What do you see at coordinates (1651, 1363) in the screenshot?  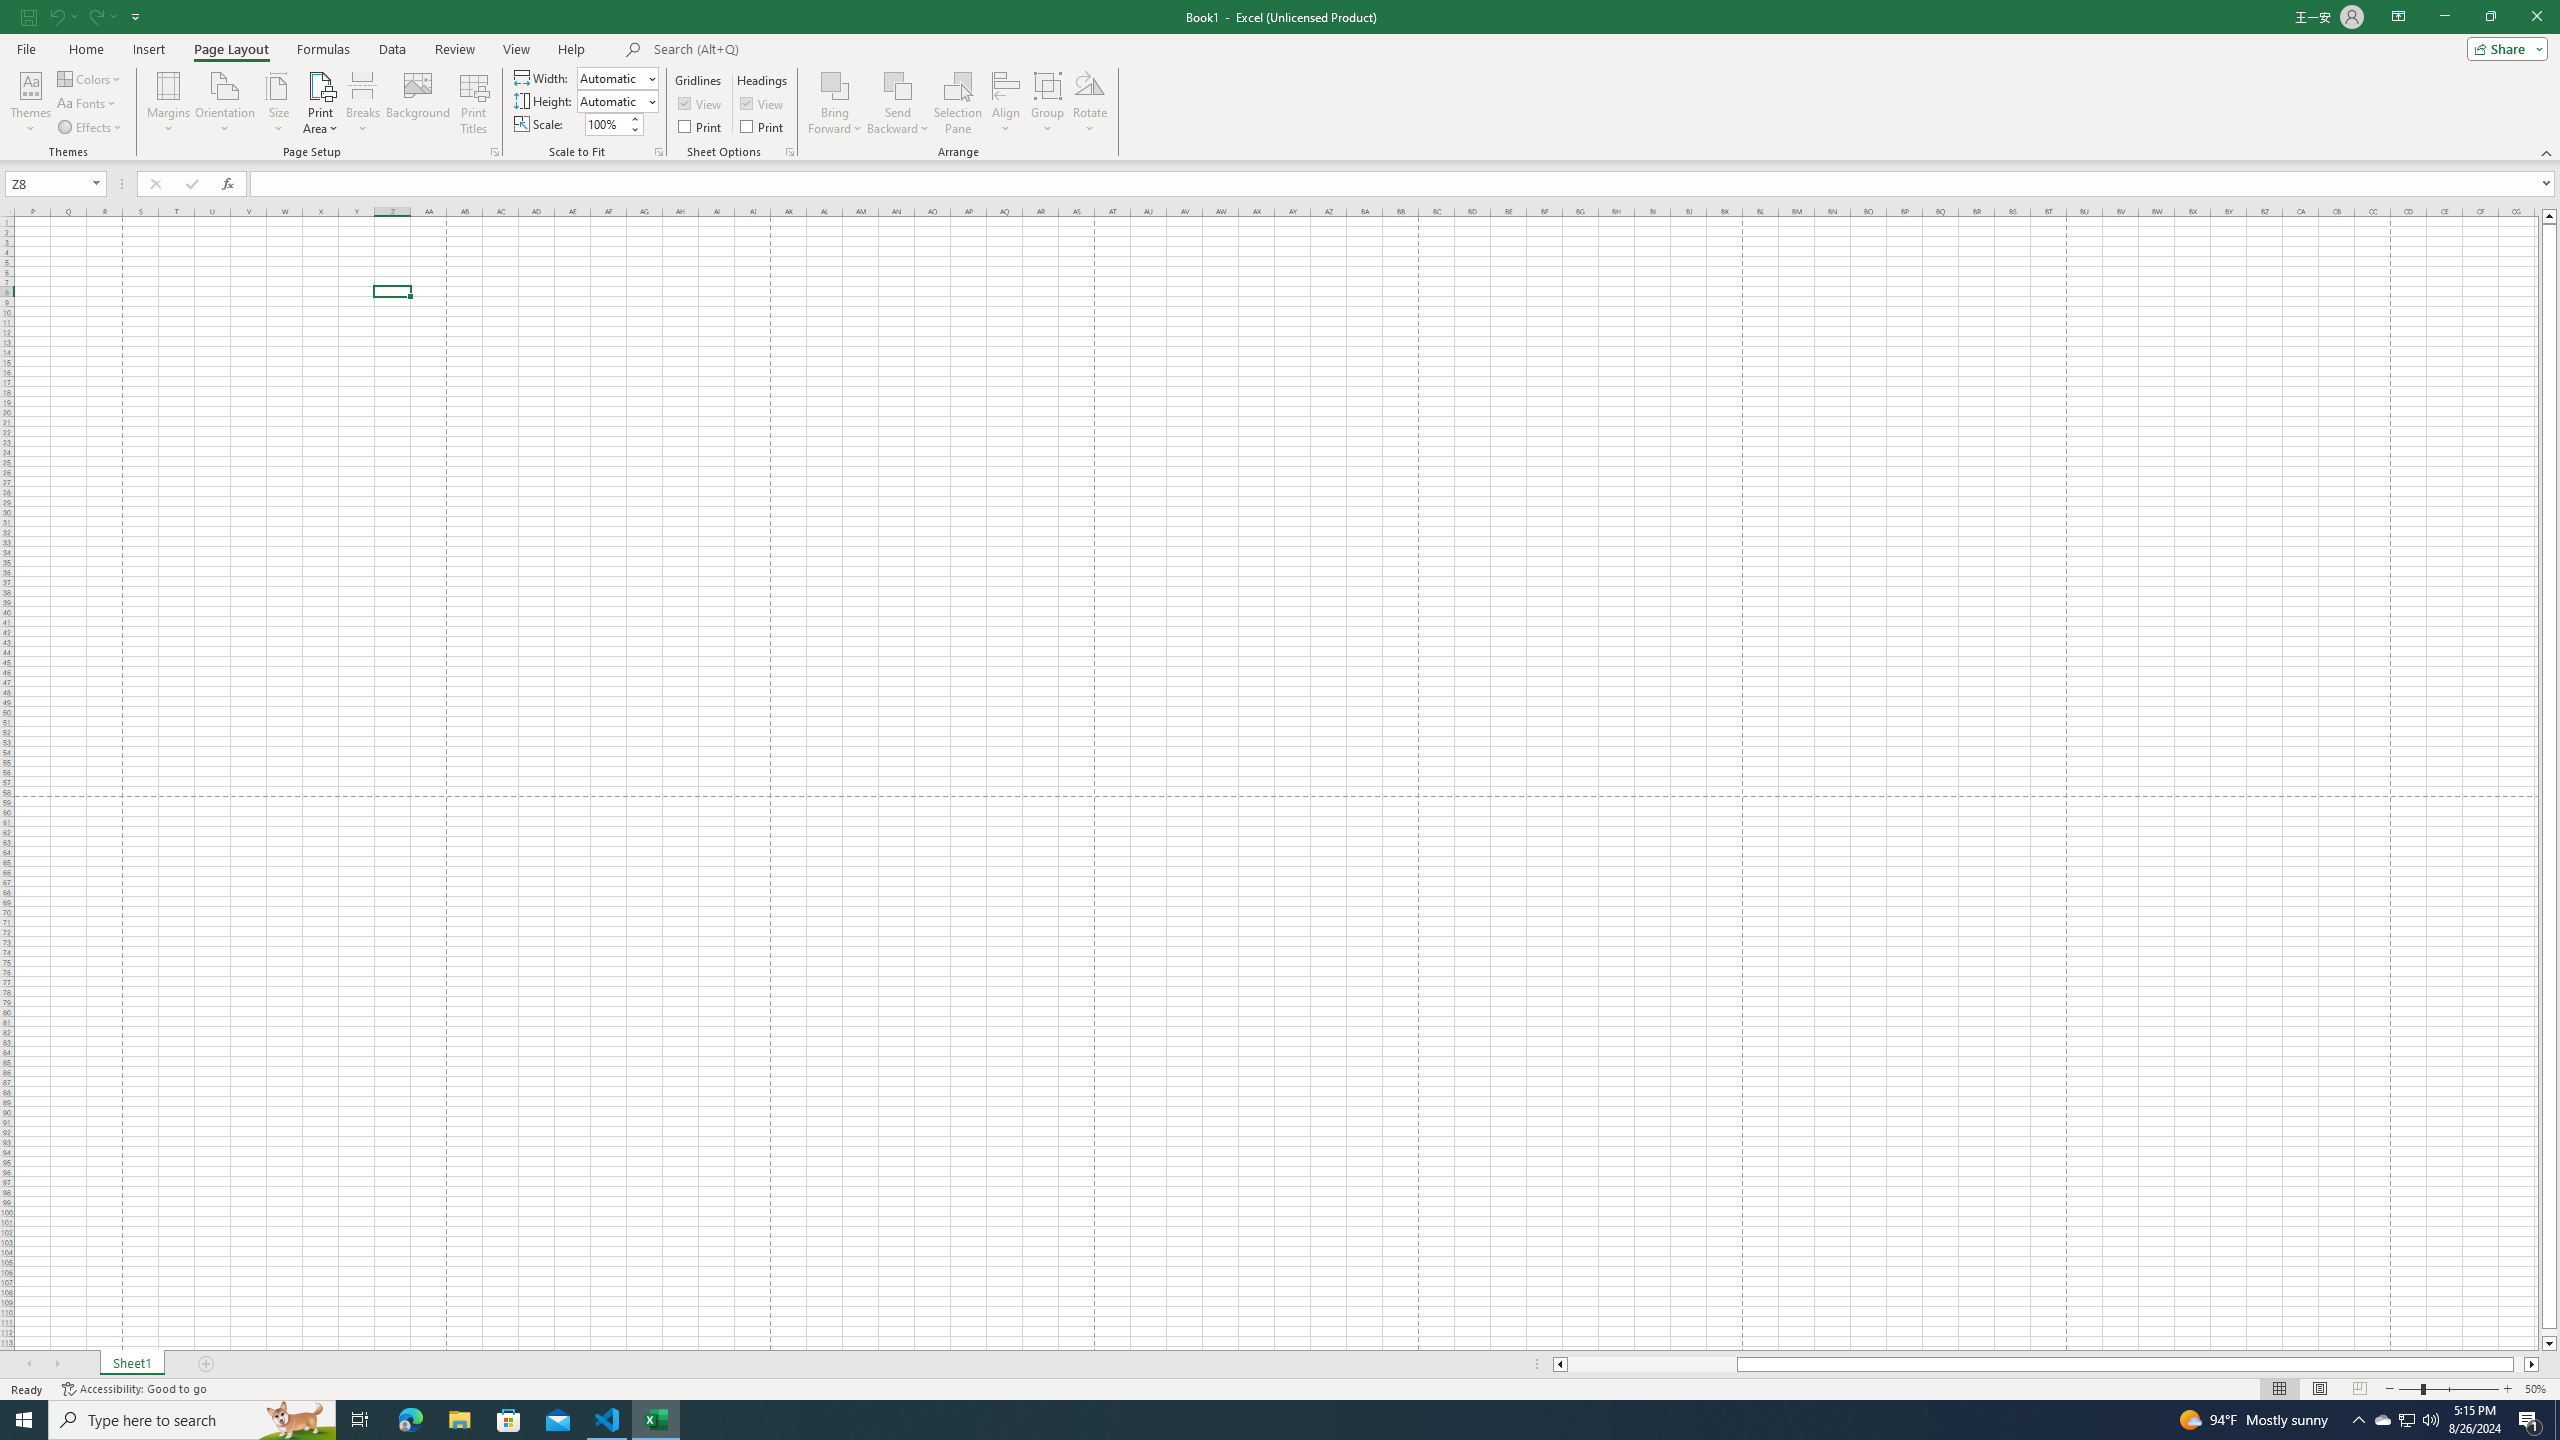 I see `'Page left'` at bounding box center [1651, 1363].